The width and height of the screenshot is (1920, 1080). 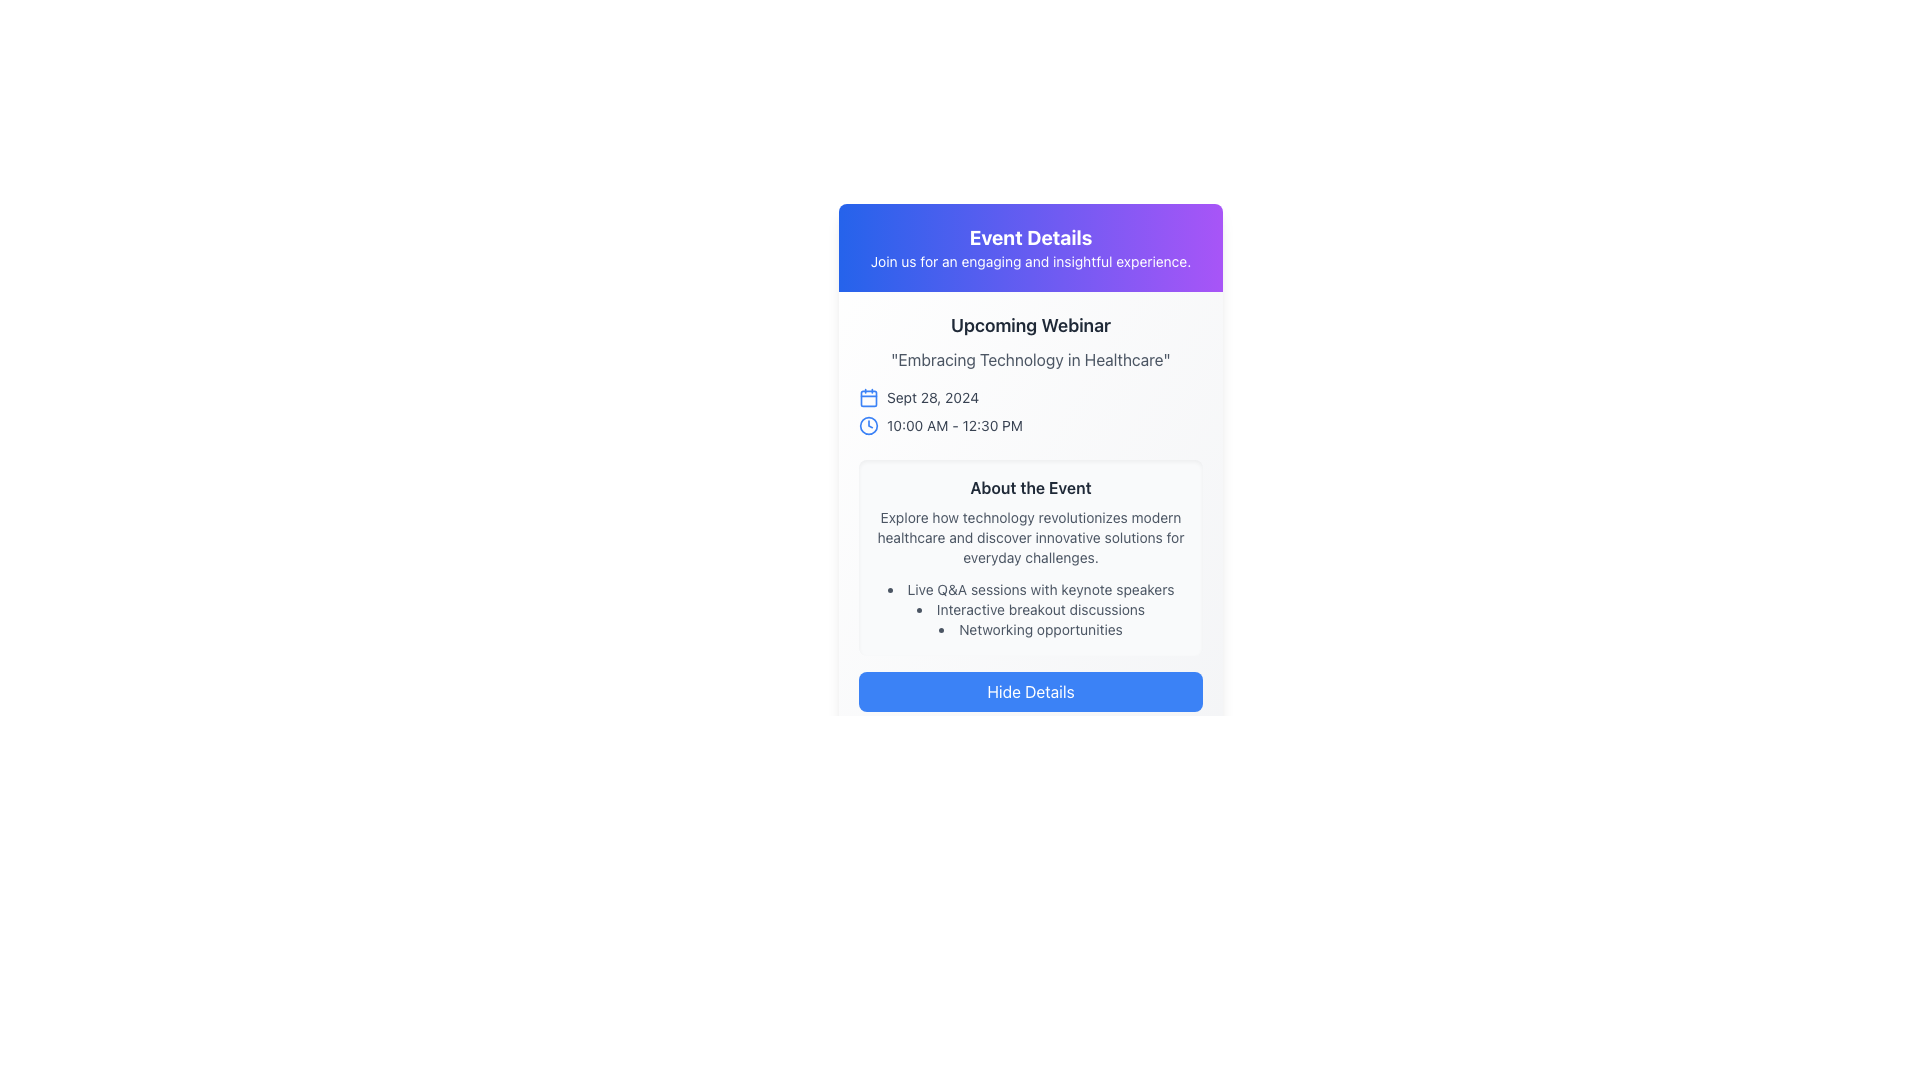 What do you see at coordinates (868, 424) in the screenshot?
I see `the graphical clock icon with a blue color located to the left of the time range text '10:00 AM - 12:30 PM'` at bounding box center [868, 424].